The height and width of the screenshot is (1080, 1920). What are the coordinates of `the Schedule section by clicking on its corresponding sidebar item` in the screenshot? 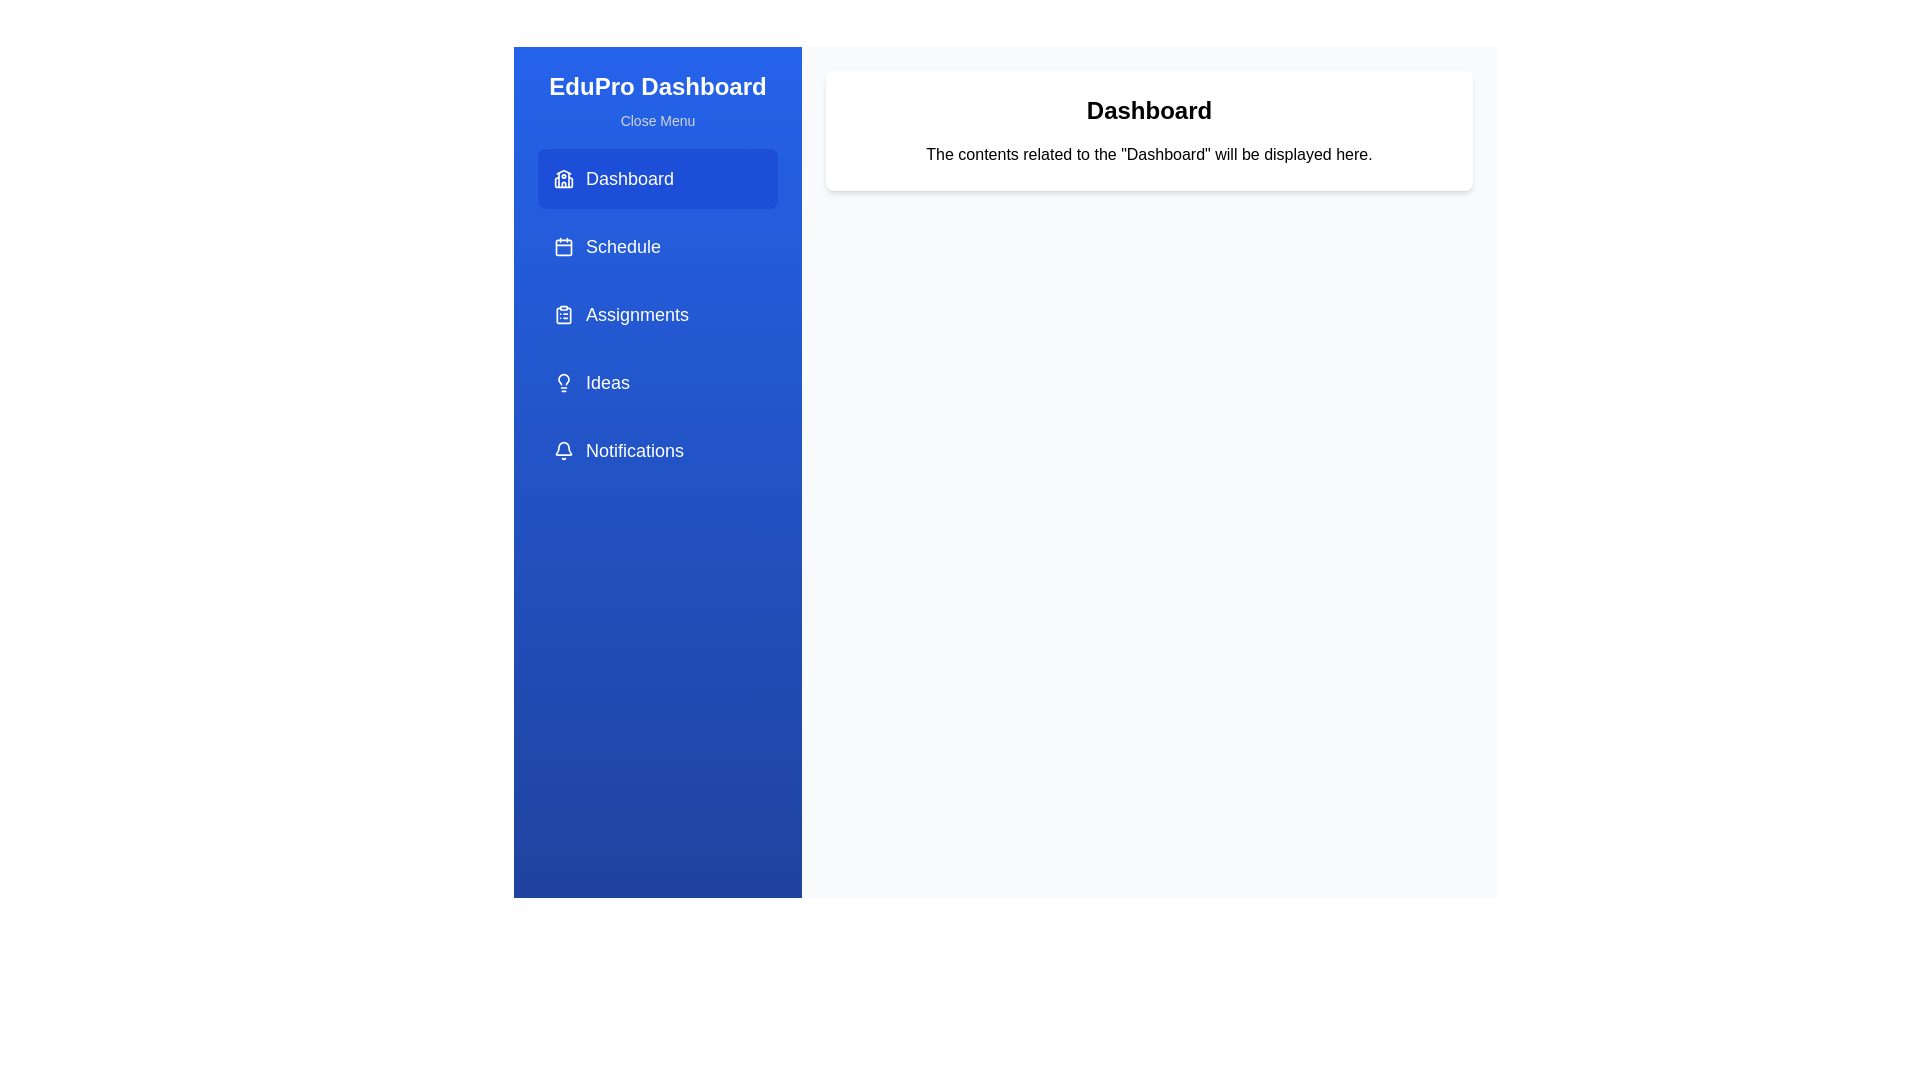 It's located at (657, 245).